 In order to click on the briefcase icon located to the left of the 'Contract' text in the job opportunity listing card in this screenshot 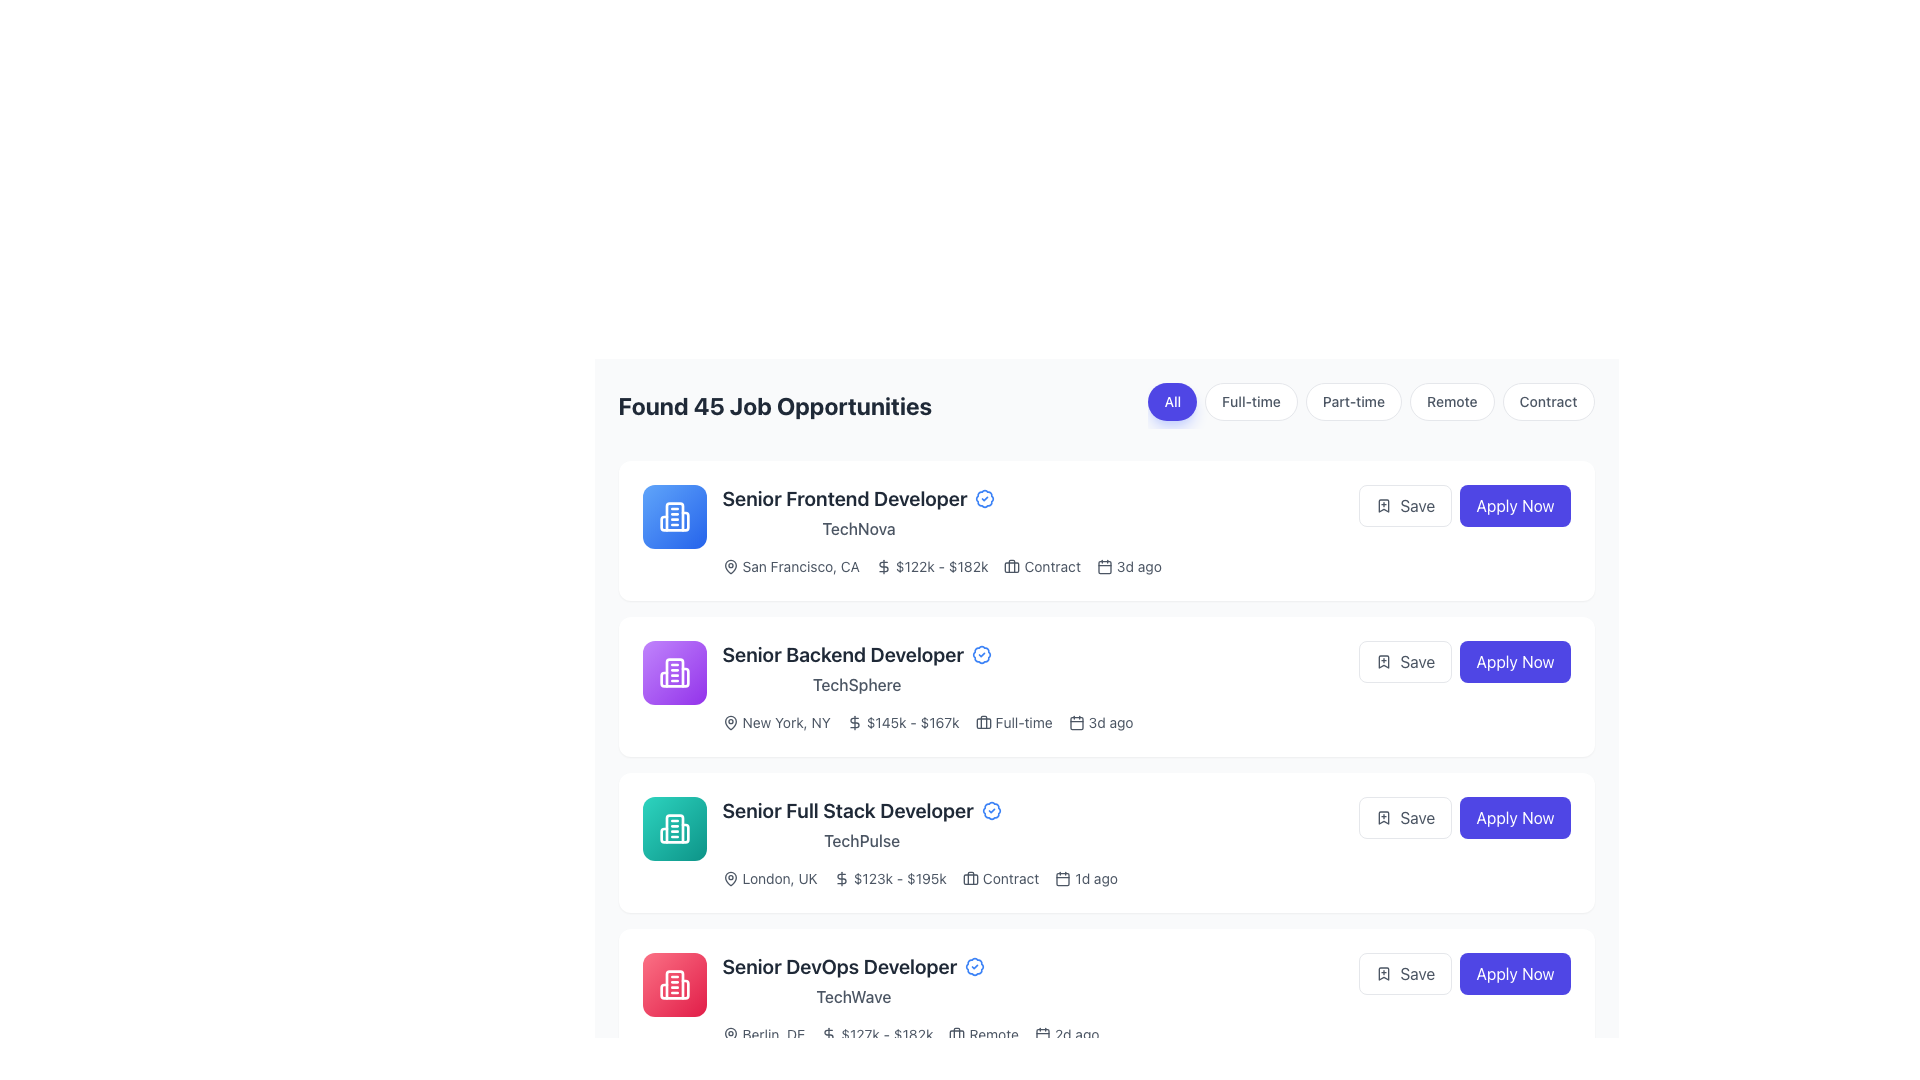, I will do `click(1012, 567)`.